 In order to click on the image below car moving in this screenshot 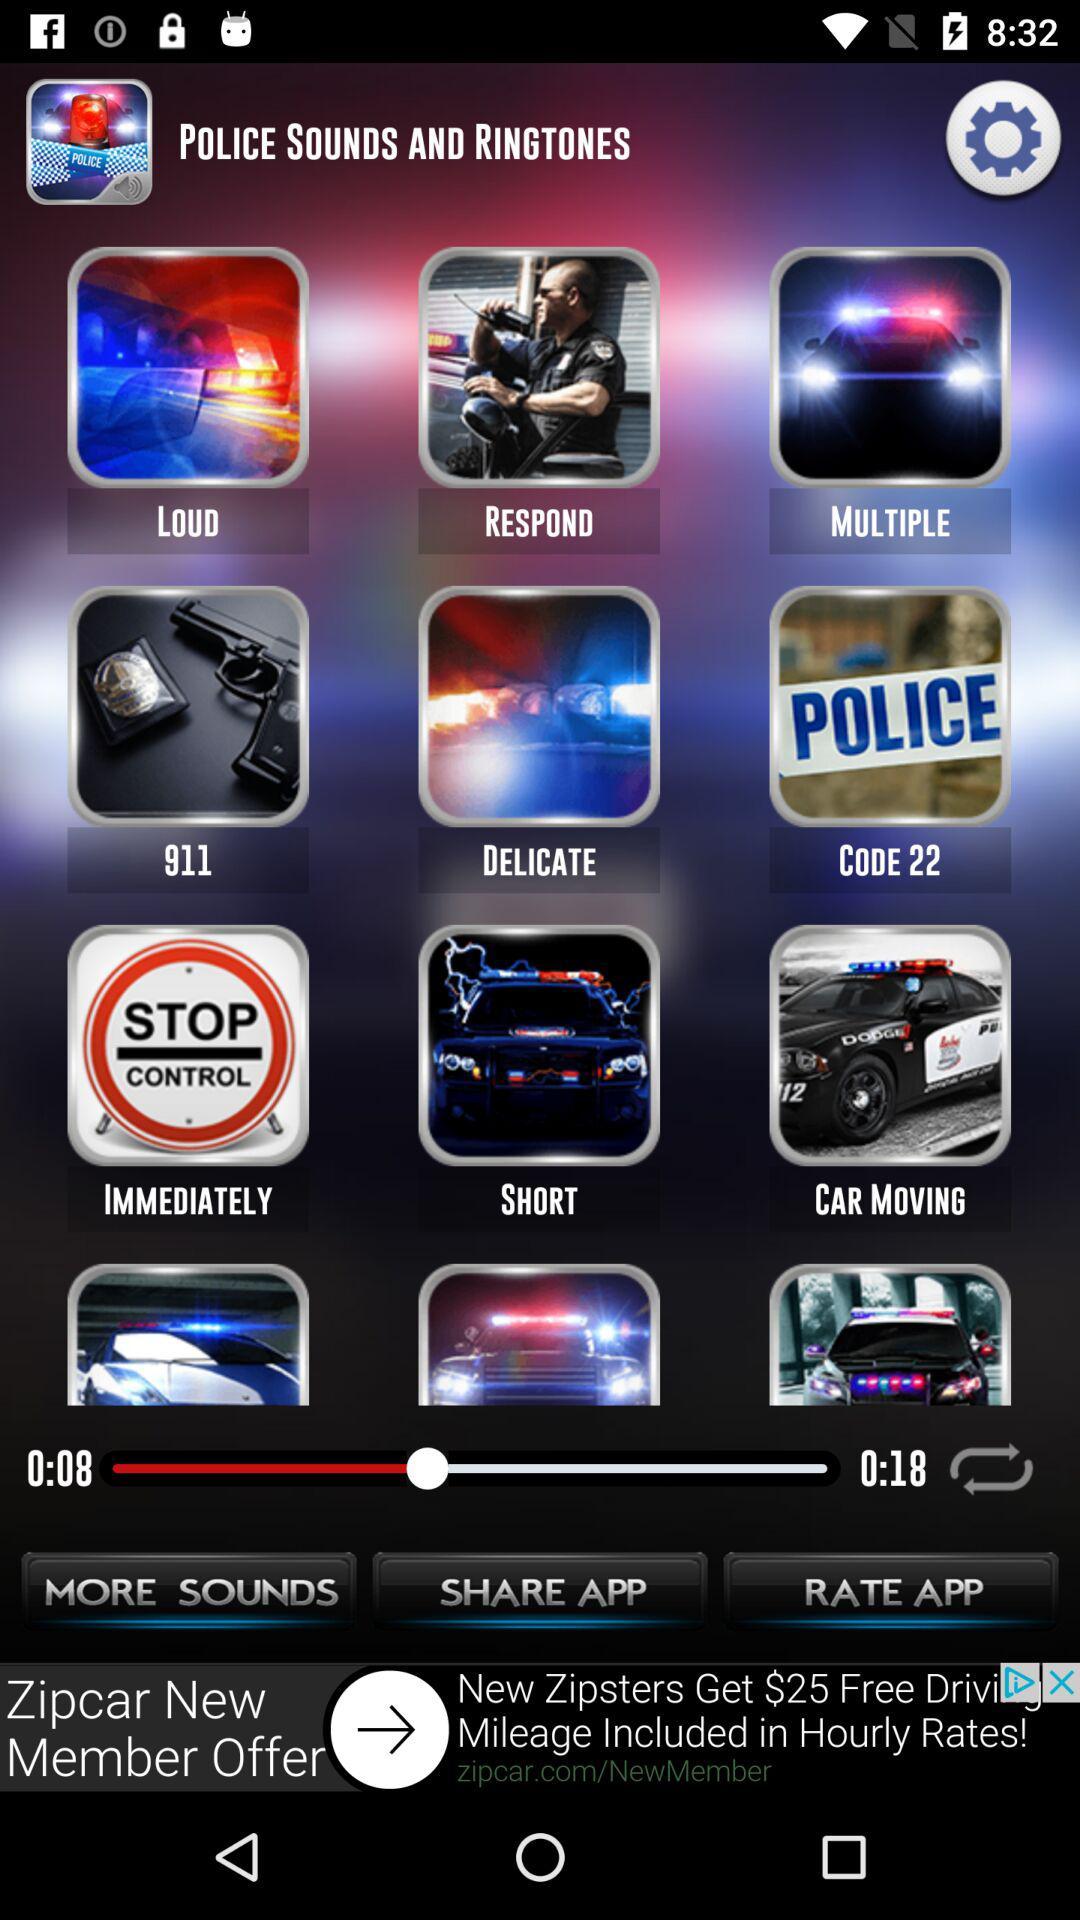, I will do `click(889, 1334)`.